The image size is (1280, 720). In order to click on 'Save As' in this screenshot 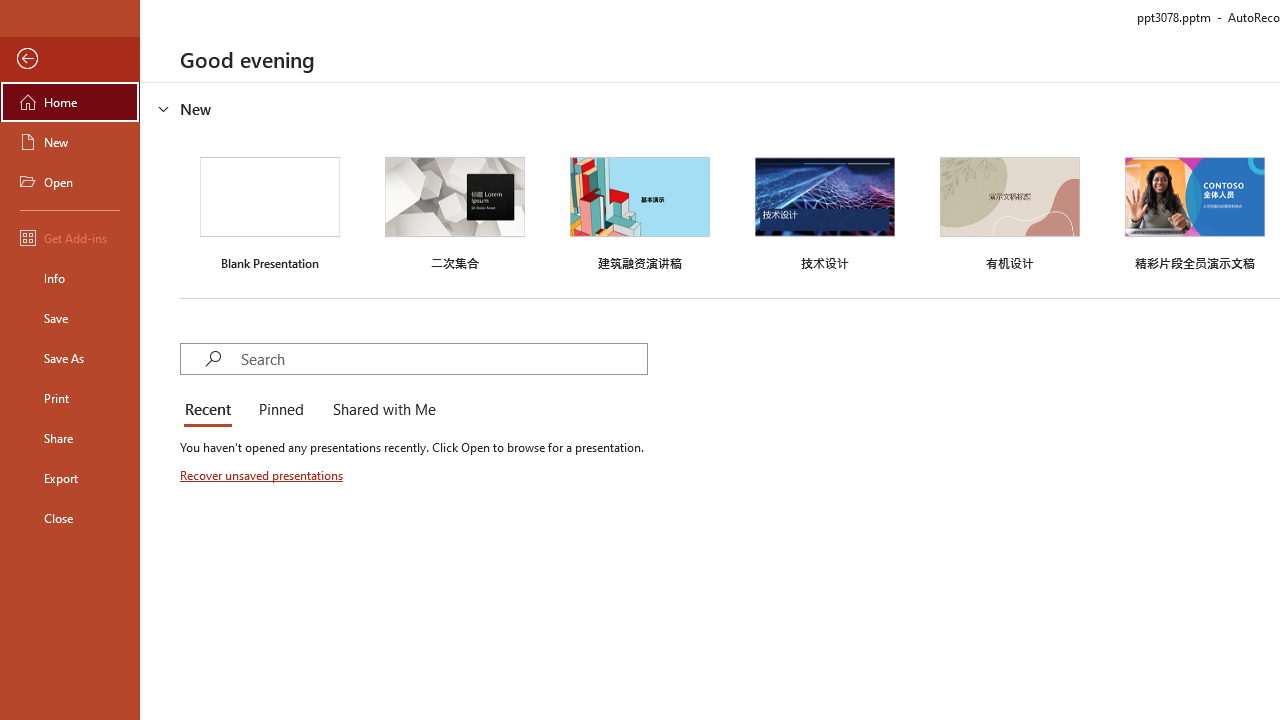, I will do `click(69, 356)`.